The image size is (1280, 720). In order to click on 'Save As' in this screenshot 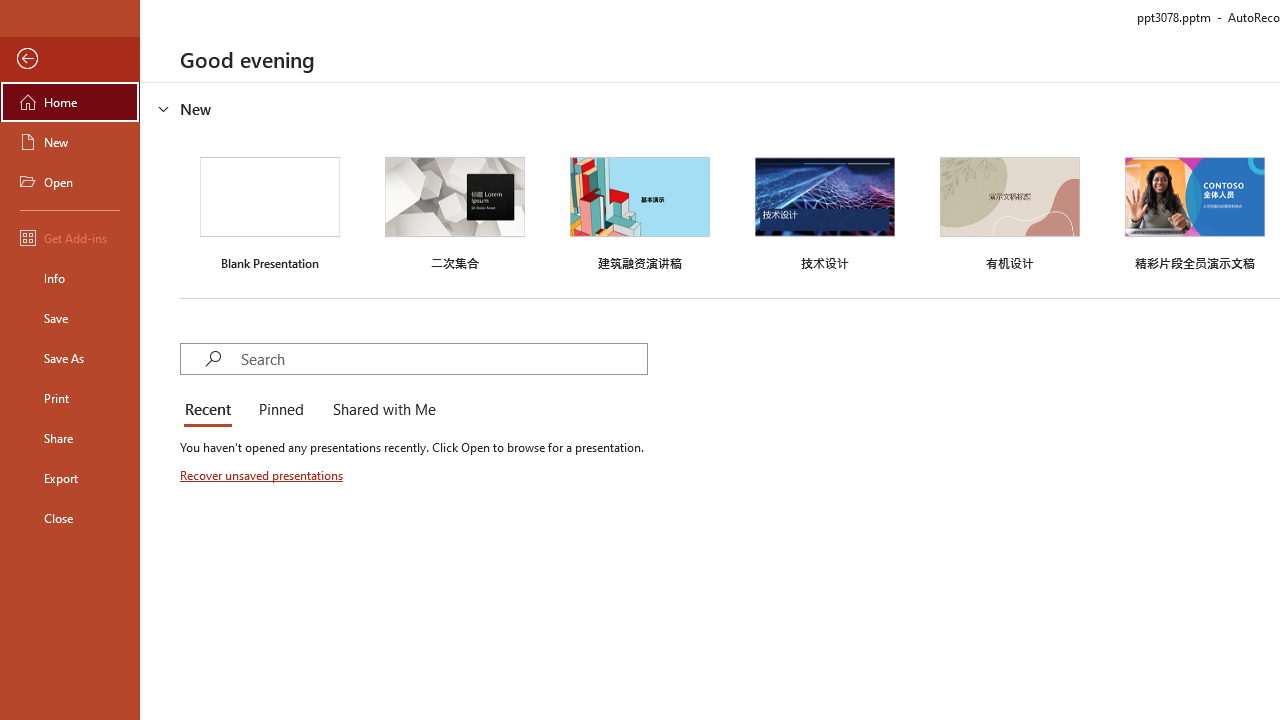, I will do `click(69, 356)`.